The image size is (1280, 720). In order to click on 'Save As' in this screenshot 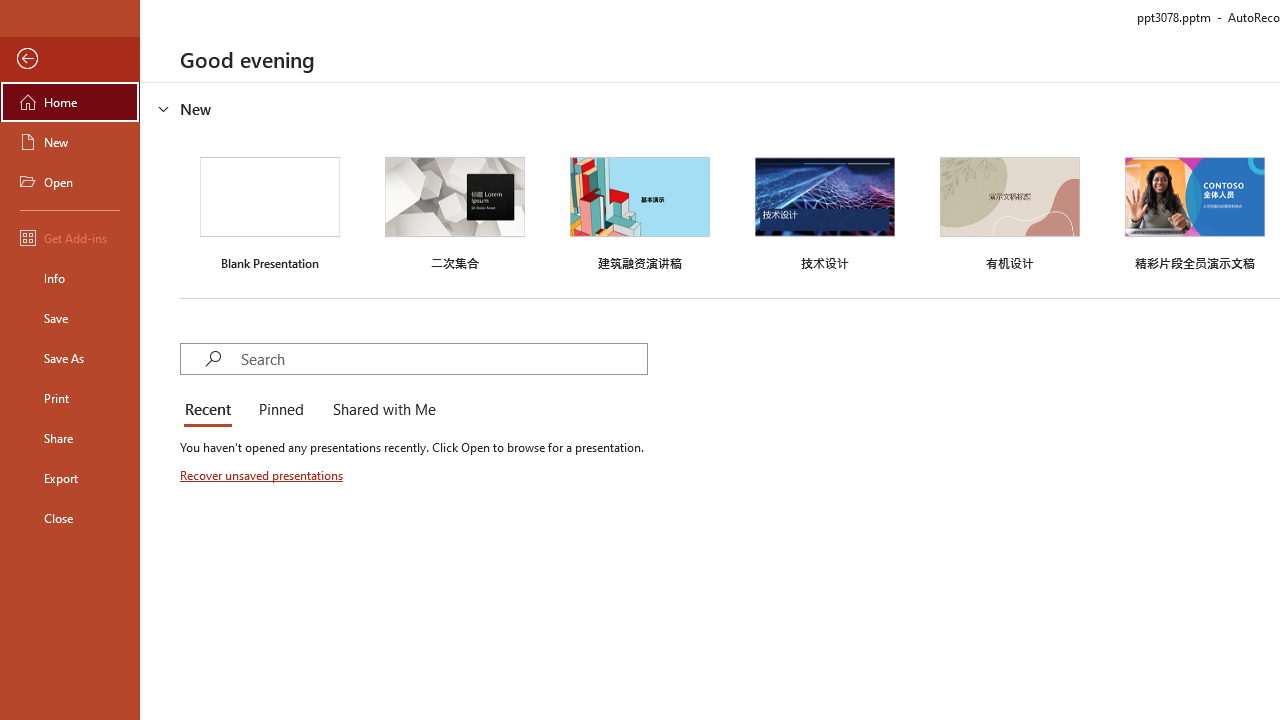, I will do `click(69, 356)`.